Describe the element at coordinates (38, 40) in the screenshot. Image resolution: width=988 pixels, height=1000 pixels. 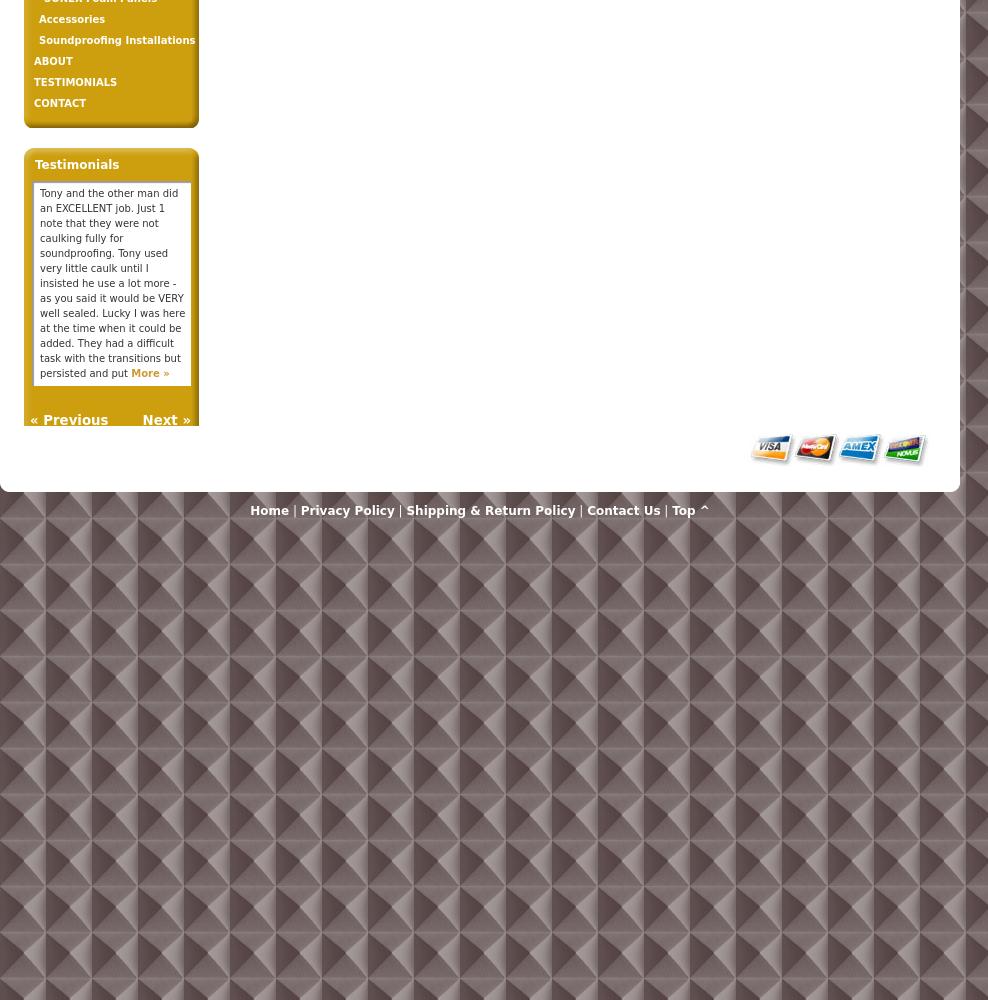
I see `'Soundproofing Installations'` at that location.